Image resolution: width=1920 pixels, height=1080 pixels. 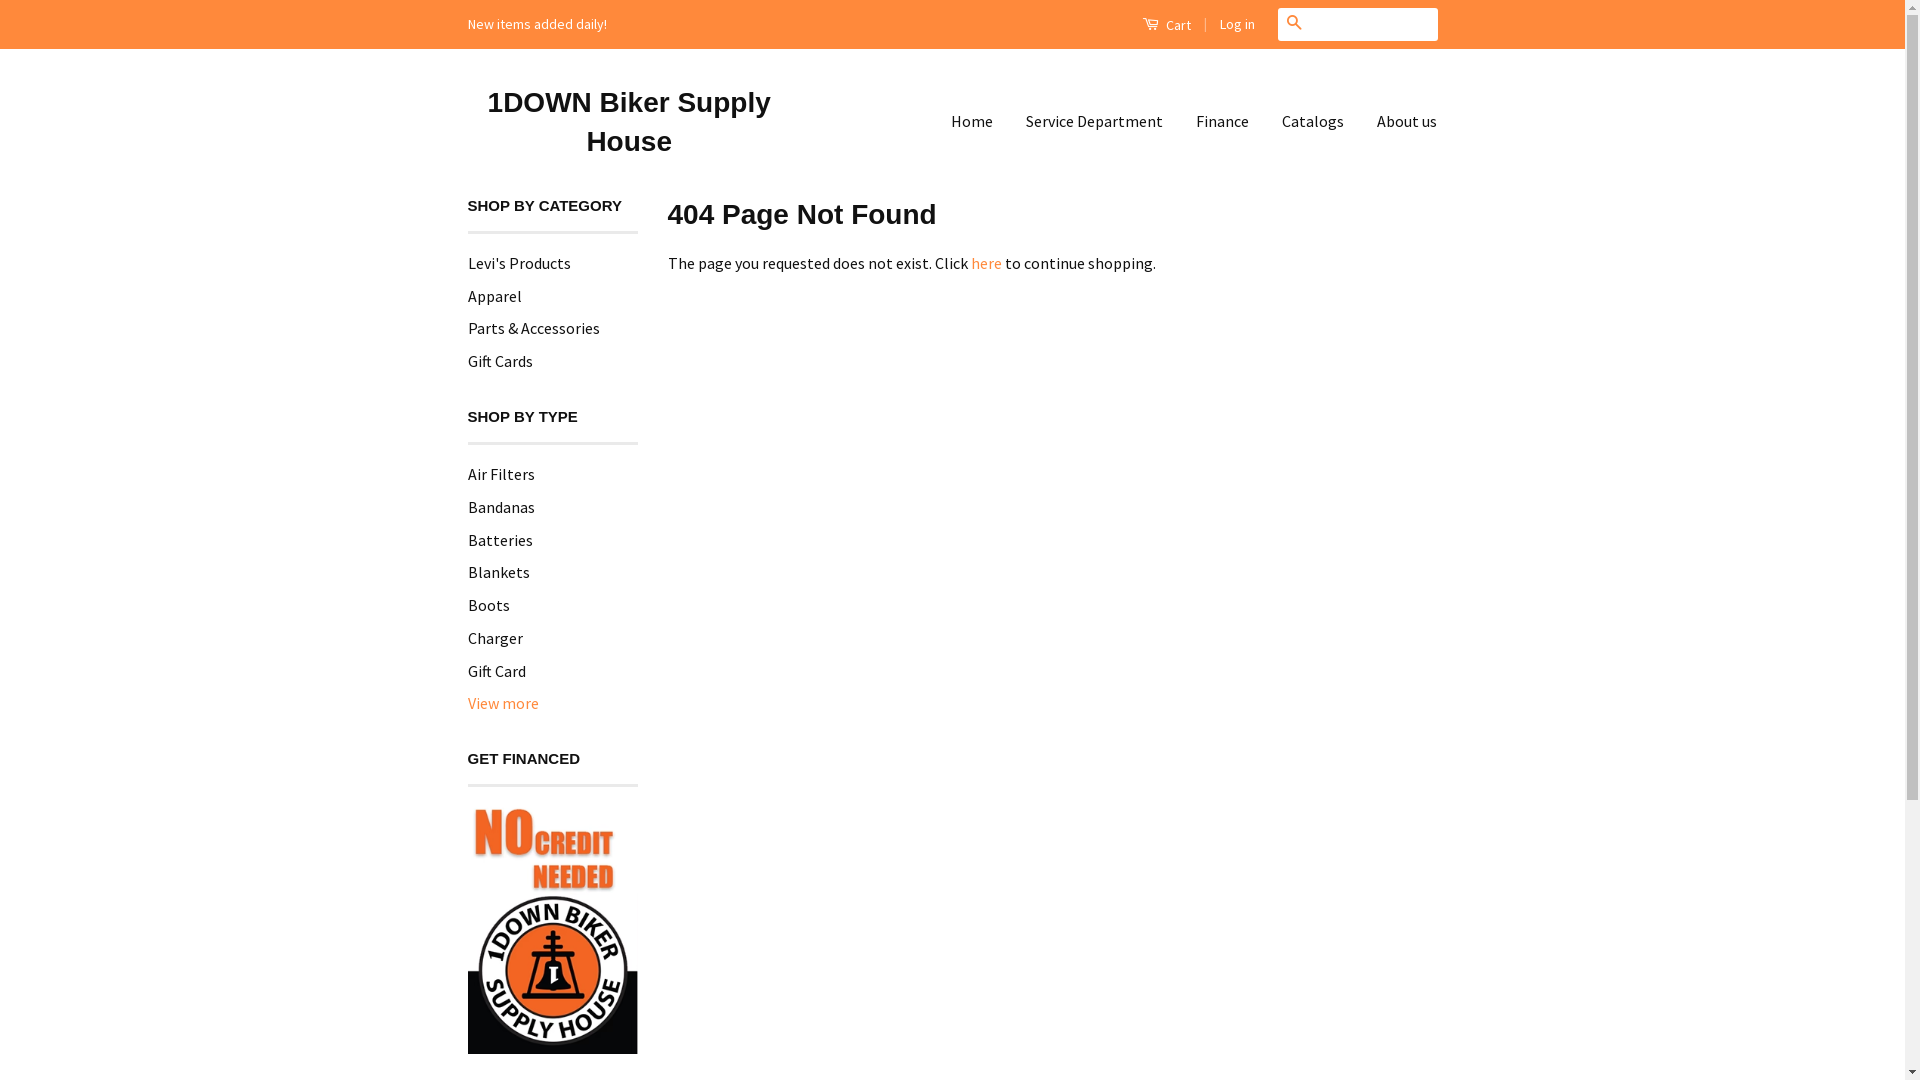 I want to click on 'Batteries', so click(x=500, y=540).